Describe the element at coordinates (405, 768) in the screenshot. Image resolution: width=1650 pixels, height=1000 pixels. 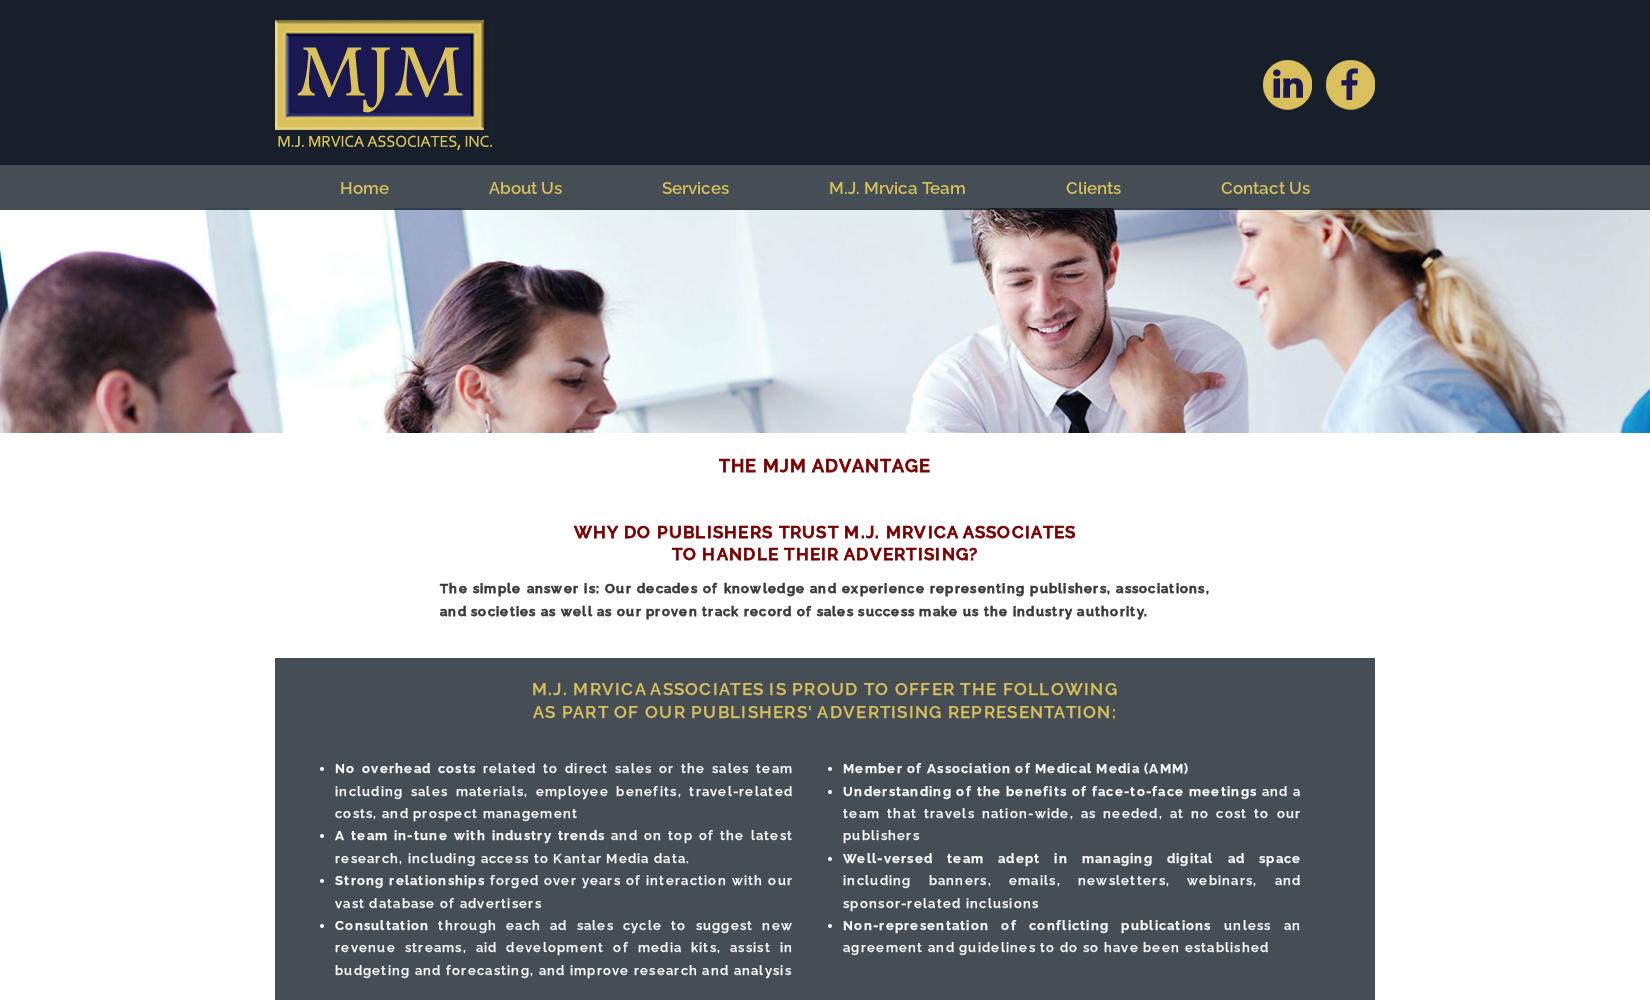
I see `'No  overhead costs'` at that location.